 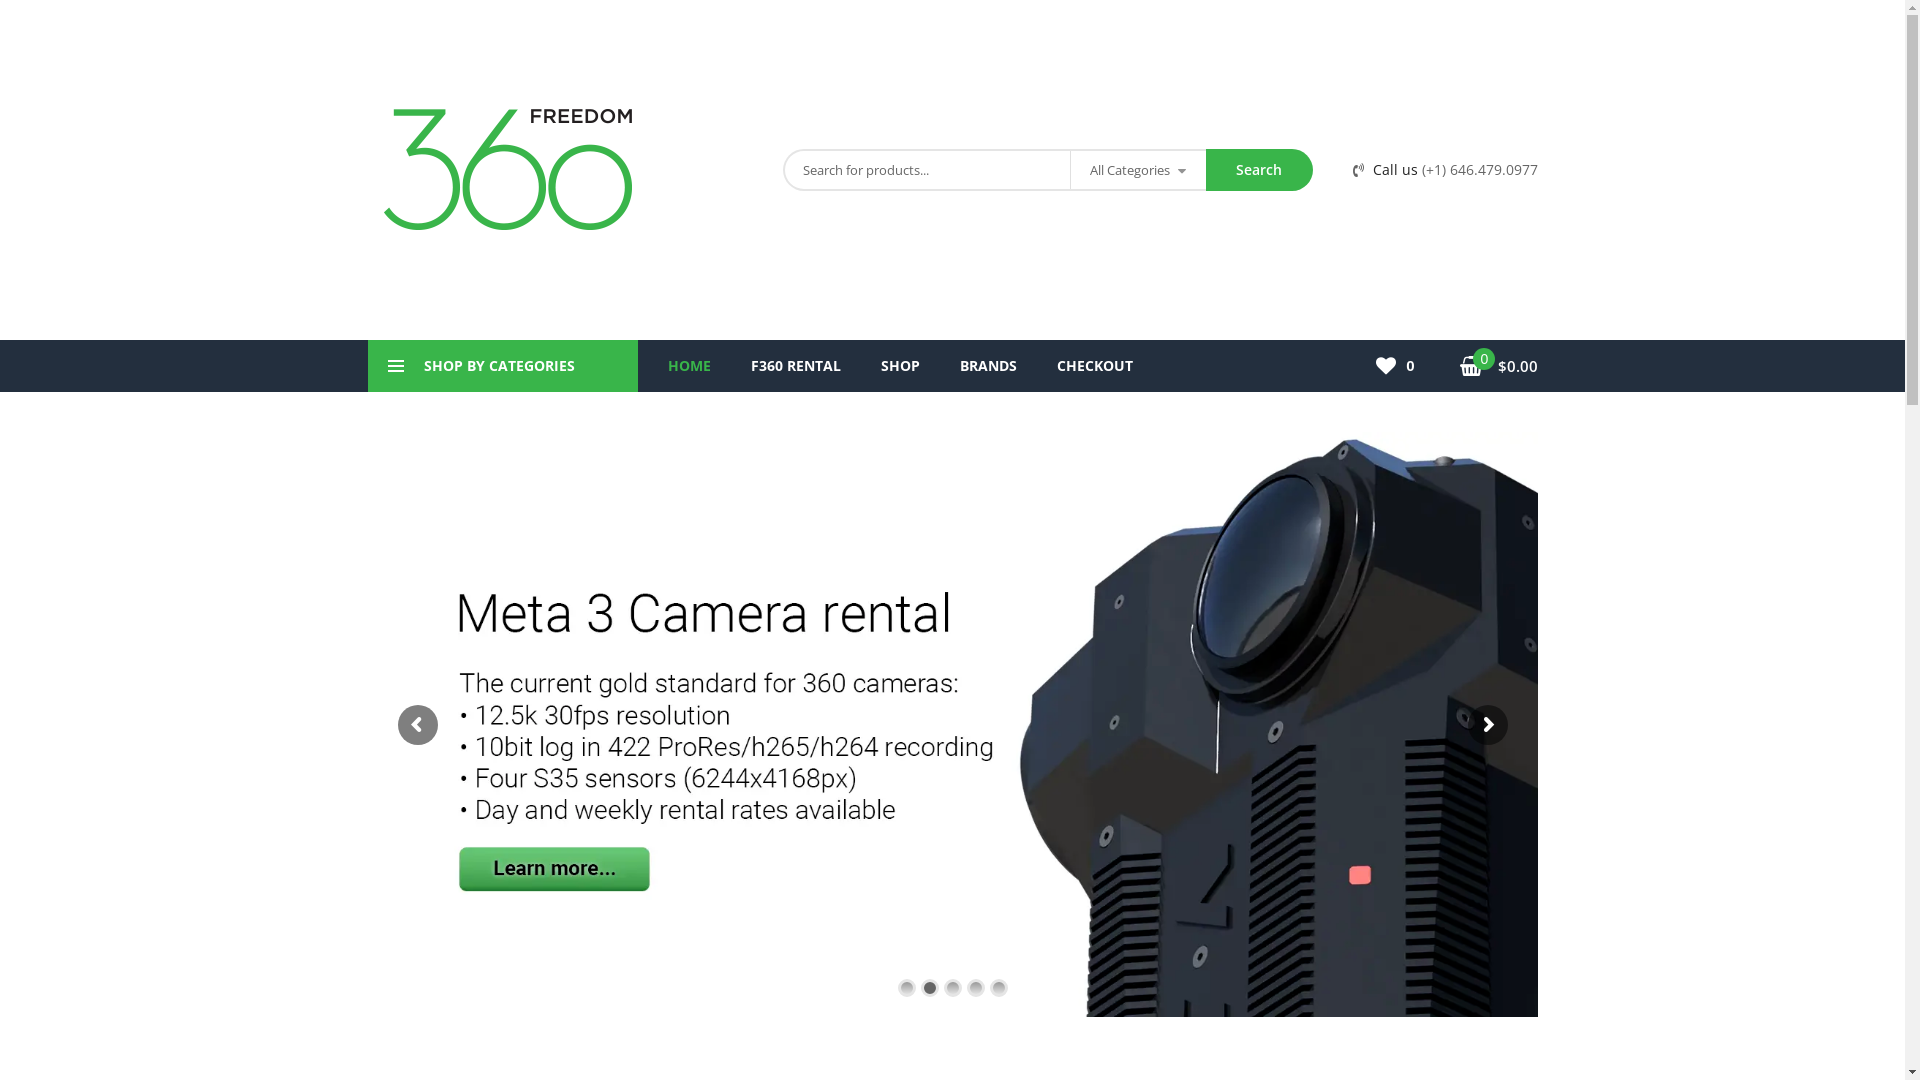 I want to click on 'SHOP', so click(x=898, y=366).